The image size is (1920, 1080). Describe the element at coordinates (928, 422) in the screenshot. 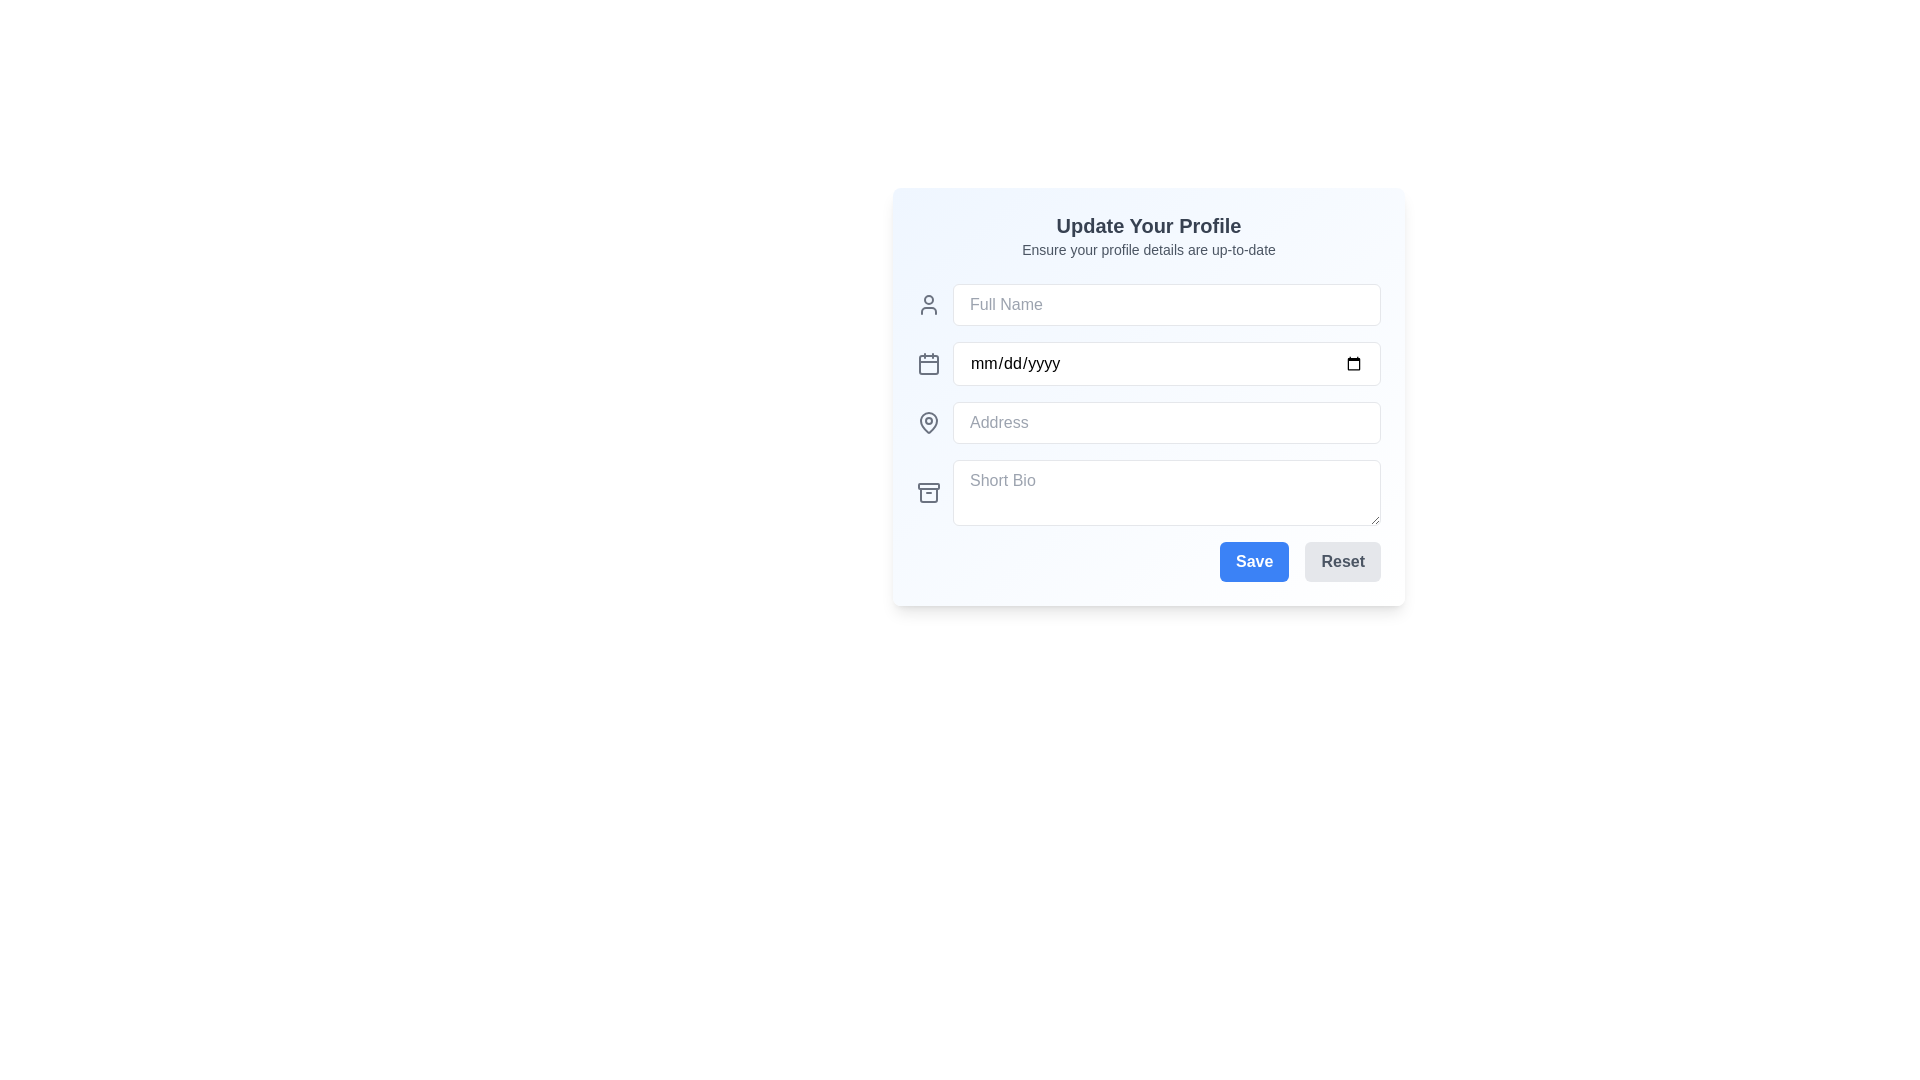

I see `the address icon located on the left side of the 'Address' input field in the profile update form` at that location.